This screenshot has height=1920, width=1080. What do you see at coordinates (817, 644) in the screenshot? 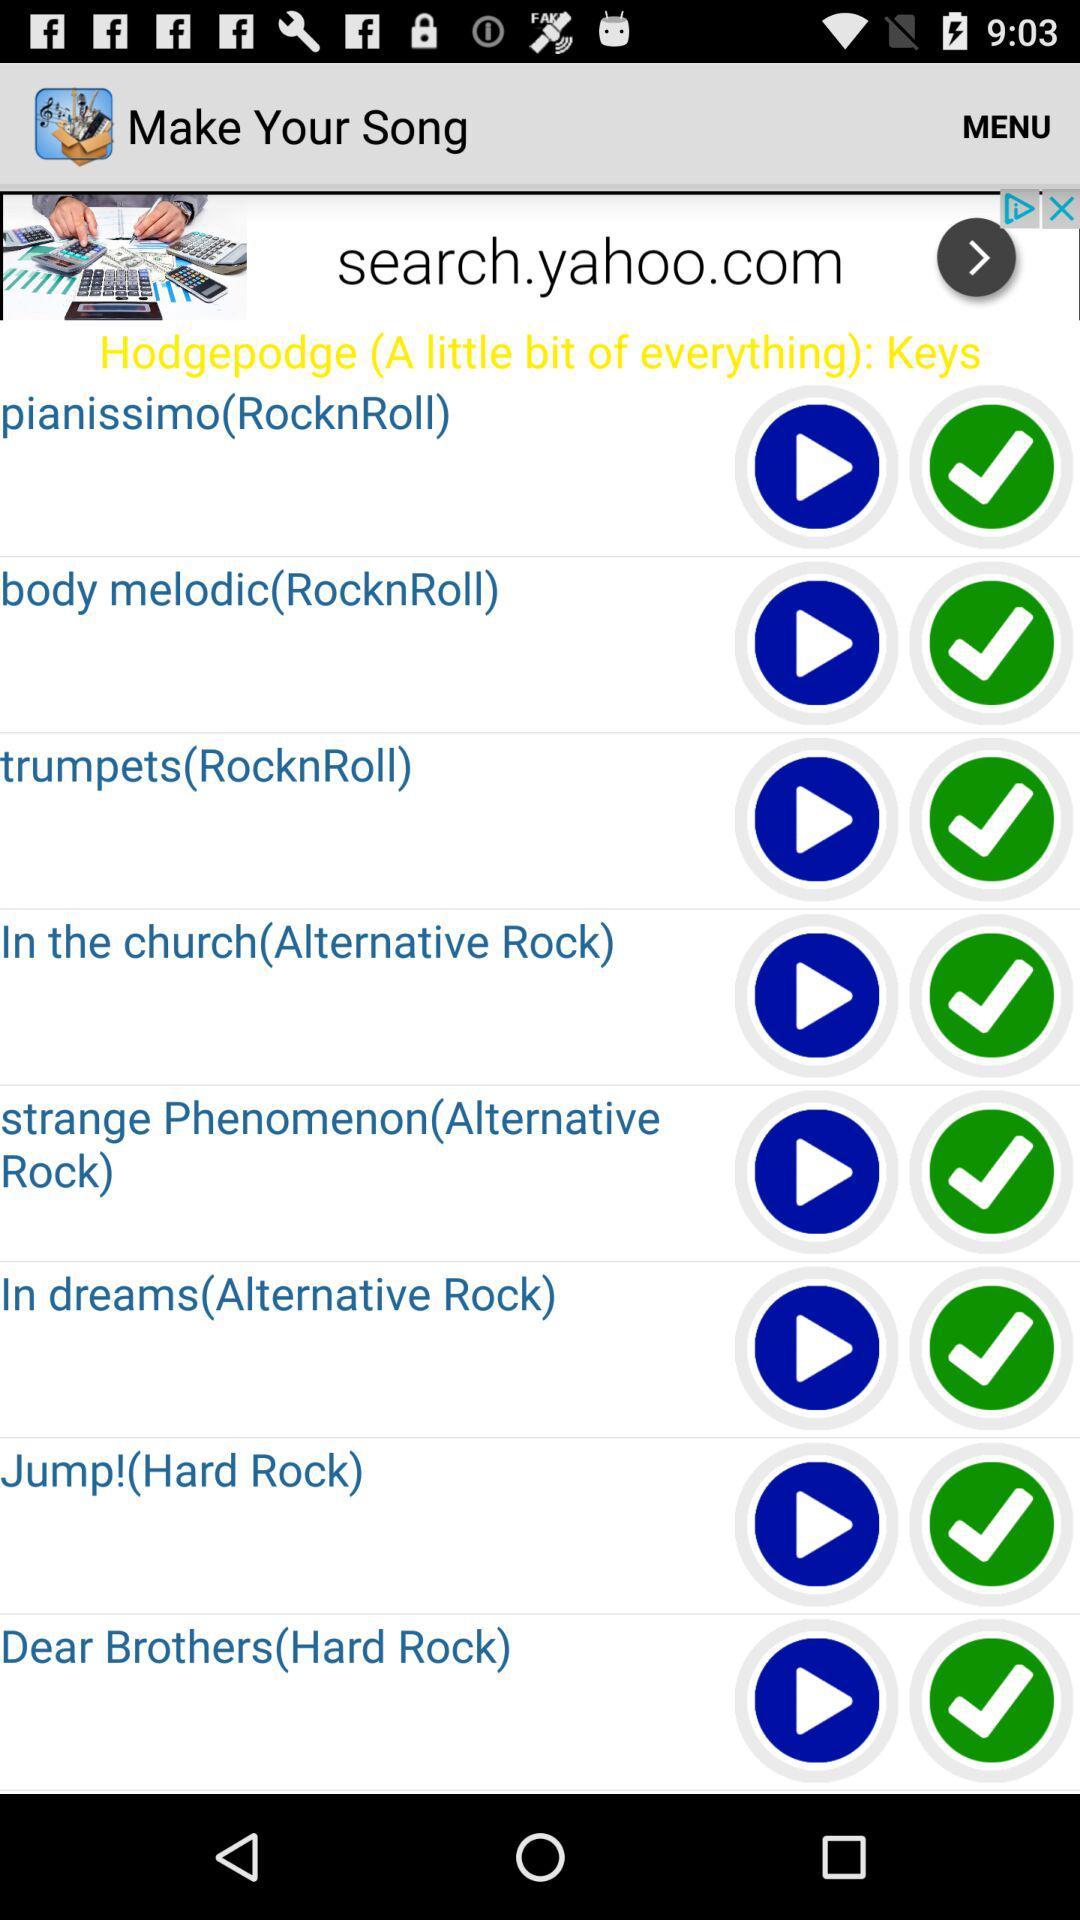
I see `the play button` at bounding box center [817, 644].